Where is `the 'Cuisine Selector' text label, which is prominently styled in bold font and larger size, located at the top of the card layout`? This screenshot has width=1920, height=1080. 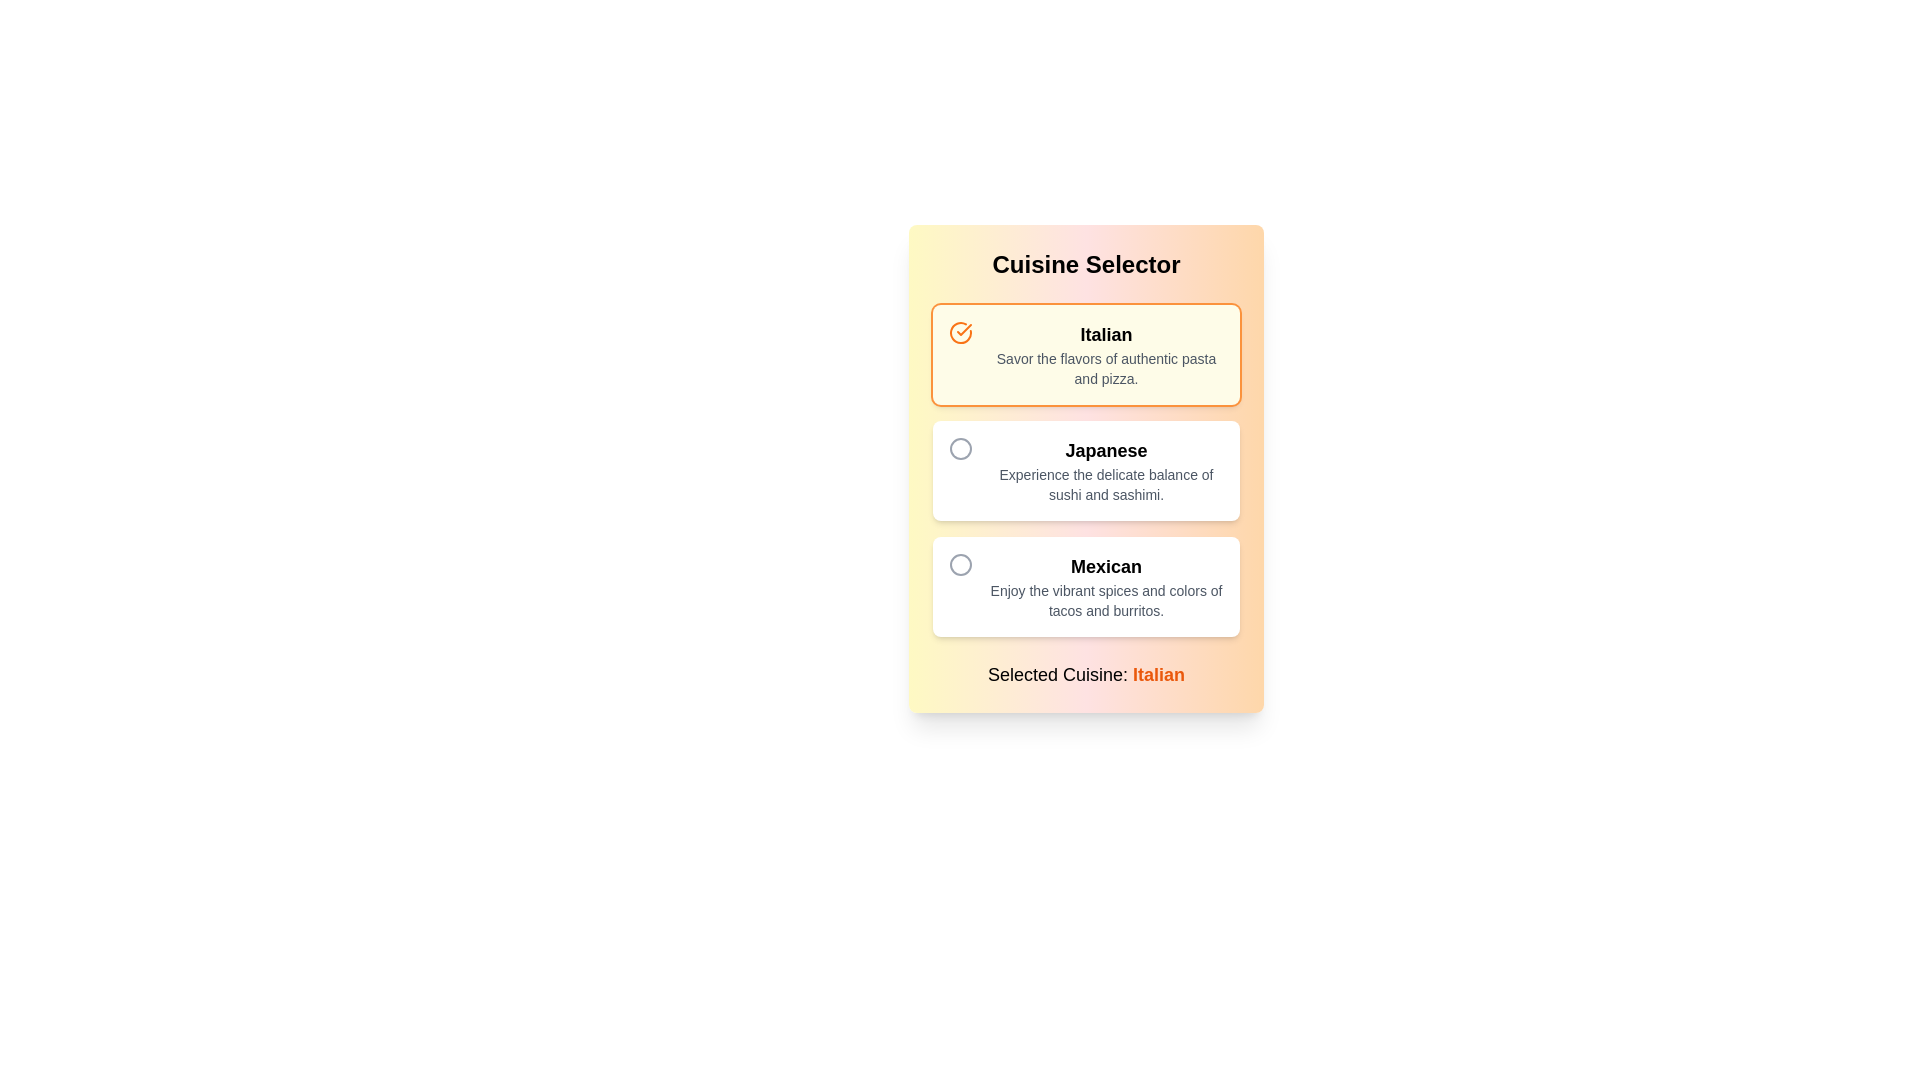 the 'Cuisine Selector' text label, which is prominently styled in bold font and larger size, located at the top of the card layout is located at coordinates (1085, 264).